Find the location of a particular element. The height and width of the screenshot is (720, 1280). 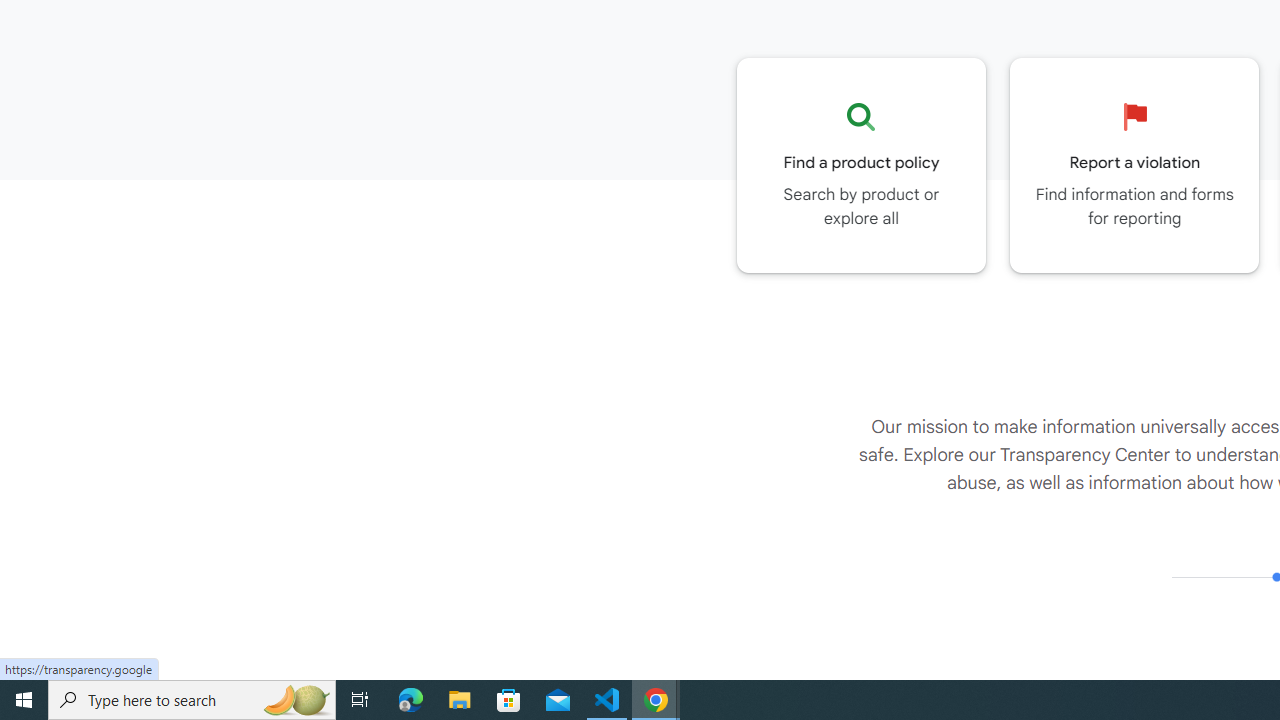

'Go to the Reporting and appeals page' is located at coordinates (1134, 164).